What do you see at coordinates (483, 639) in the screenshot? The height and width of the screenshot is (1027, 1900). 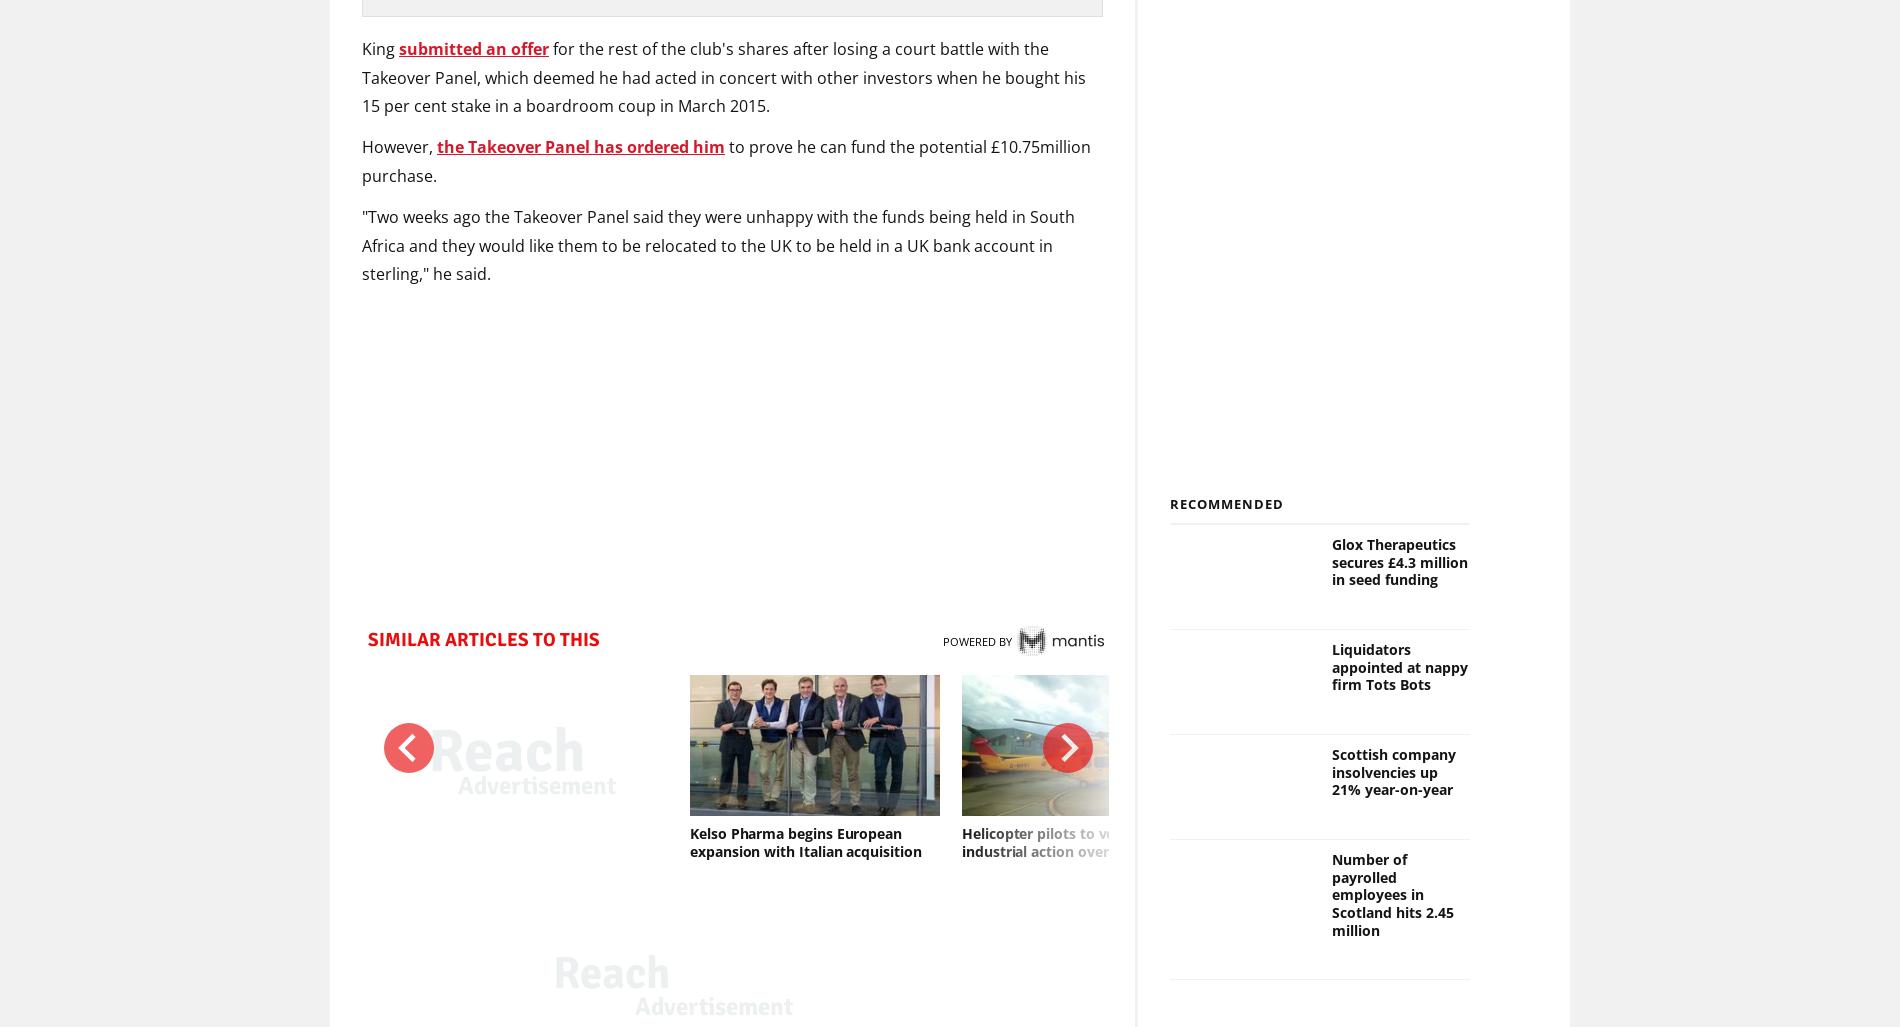 I see `'SIMILAR ARTICLES TO THIS'` at bounding box center [483, 639].